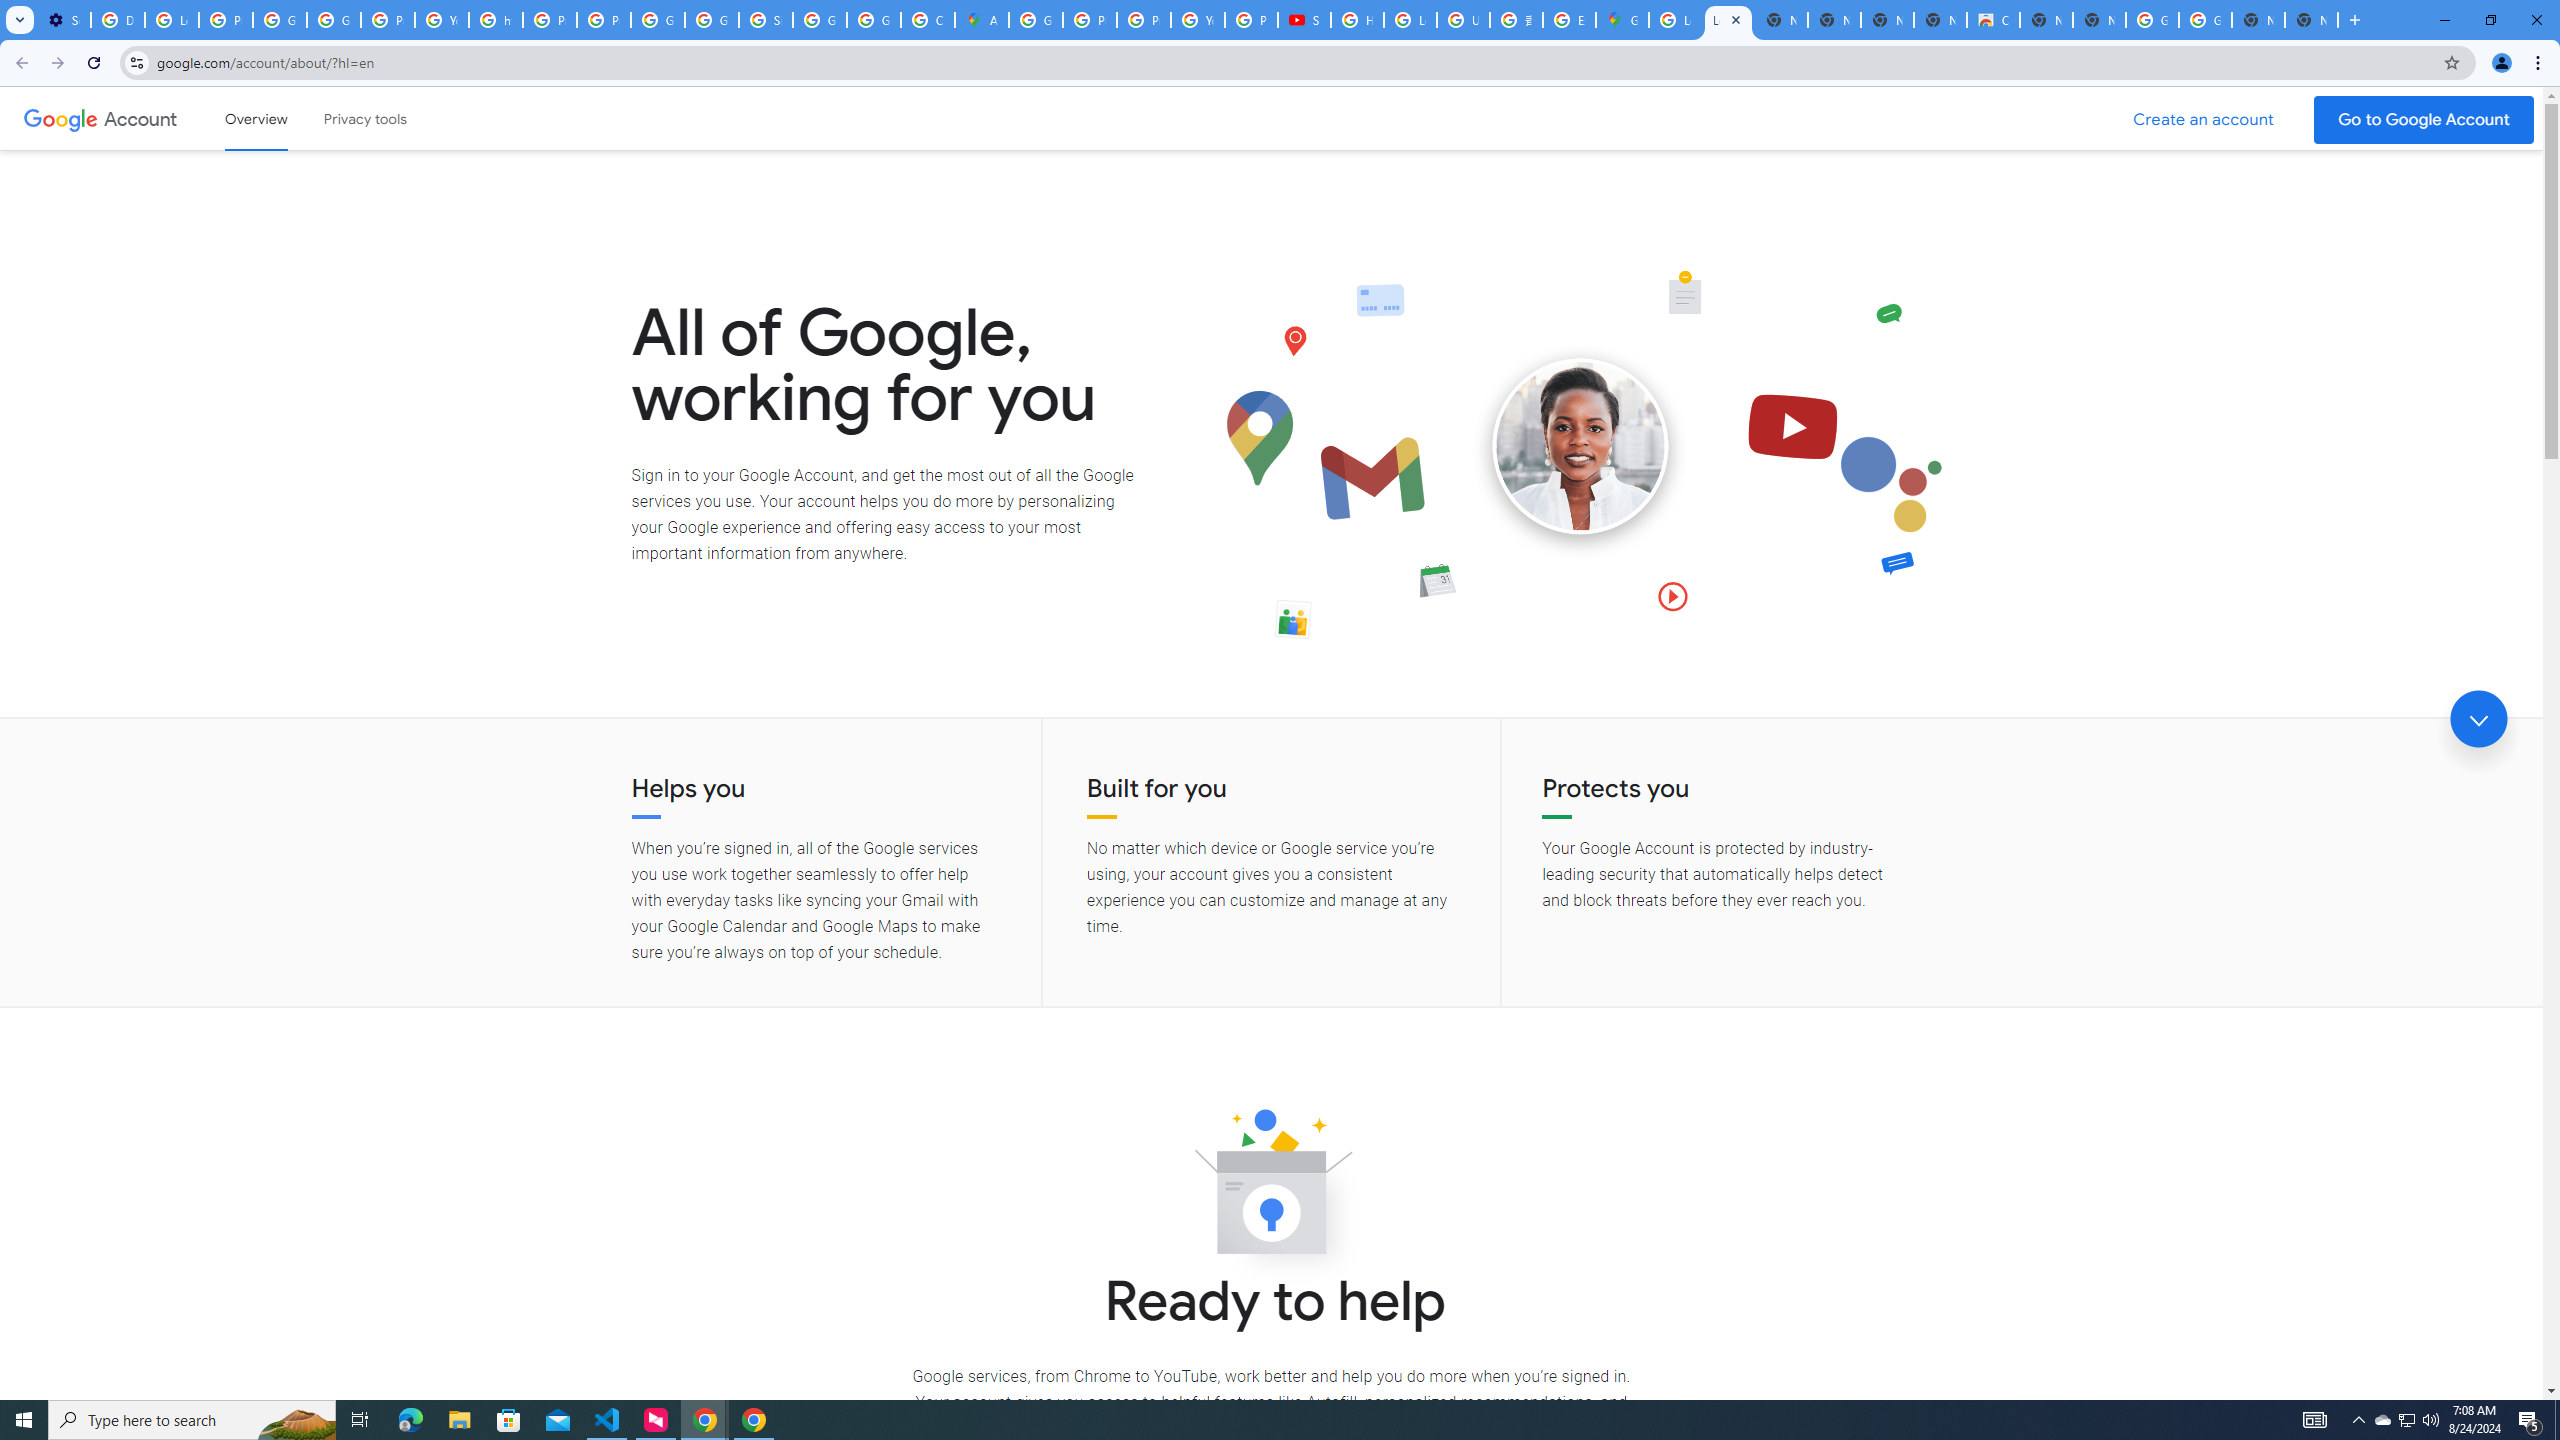  Describe the element at coordinates (2152, 19) in the screenshot. I see `'Google Images'` at that location.